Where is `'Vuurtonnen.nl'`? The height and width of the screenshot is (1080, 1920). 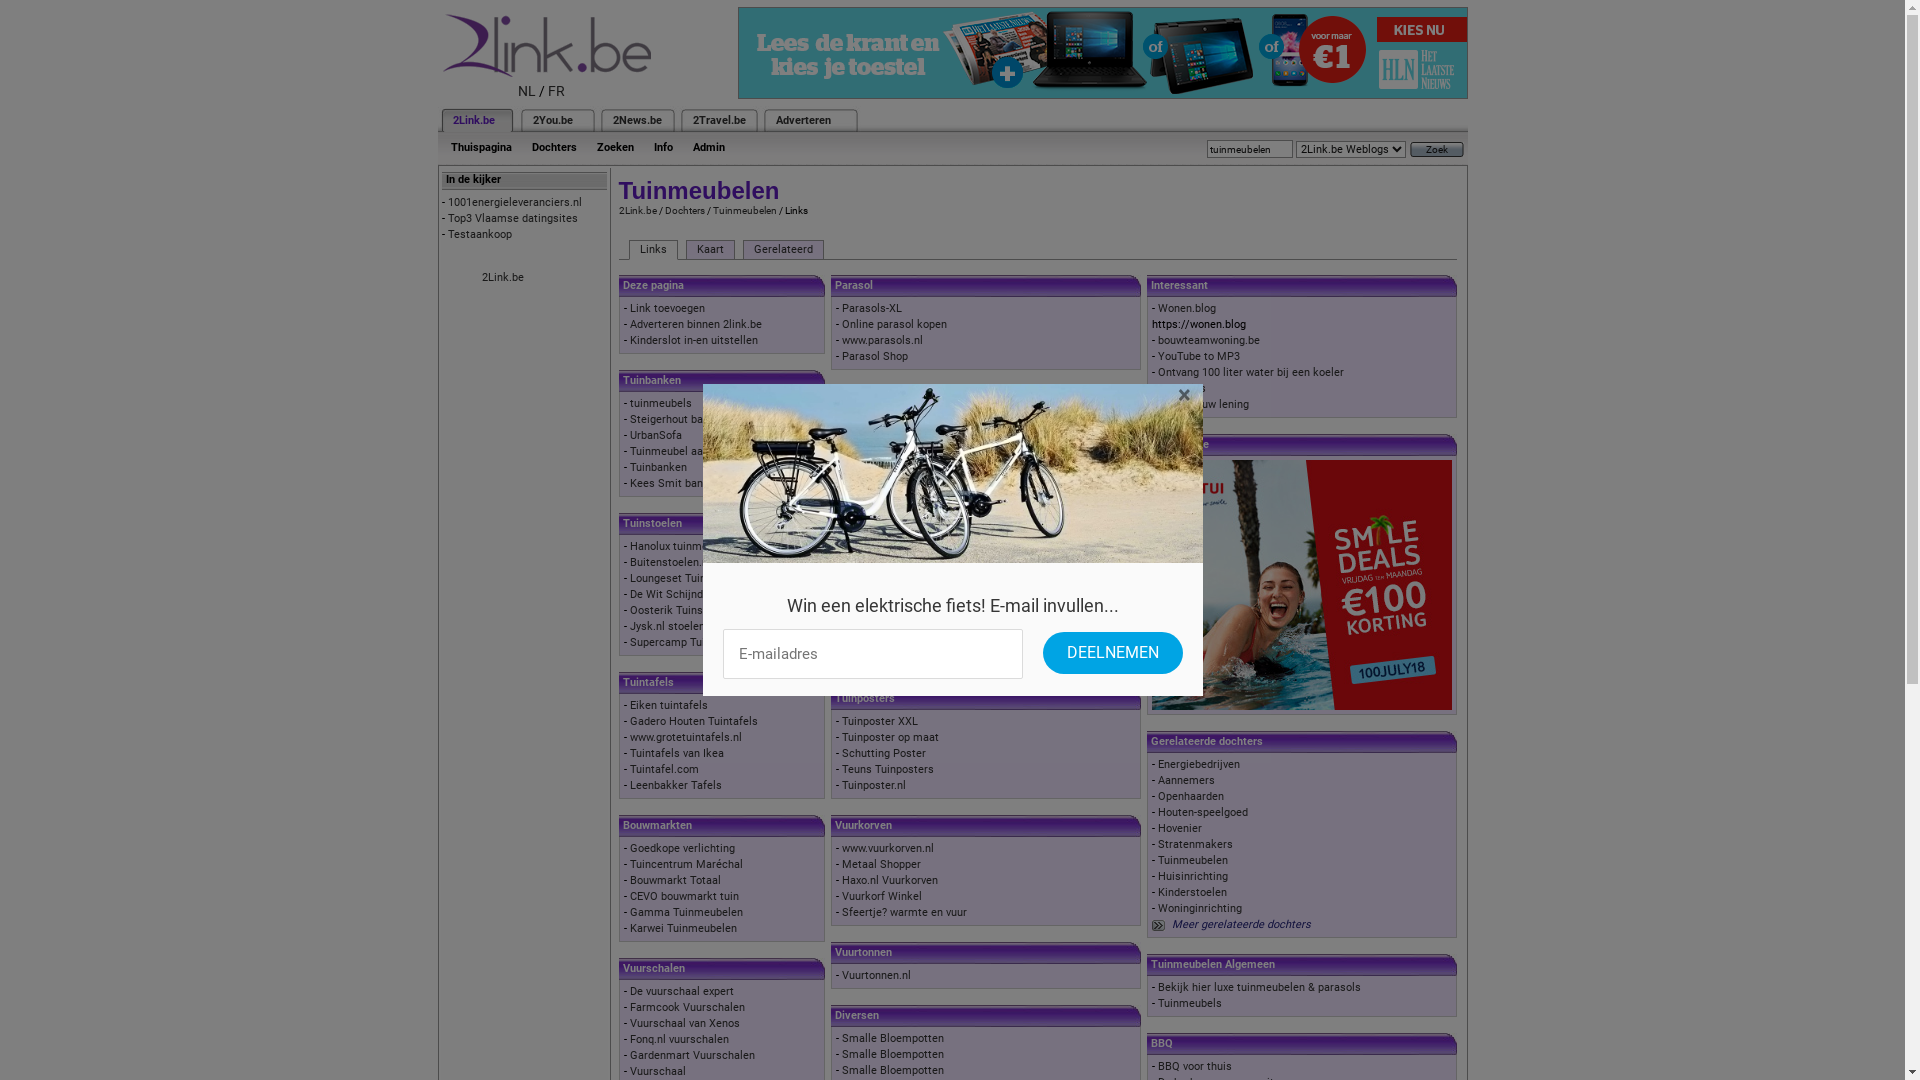
'Vuurtonnen.nl' is located at coordinates (841, 974).